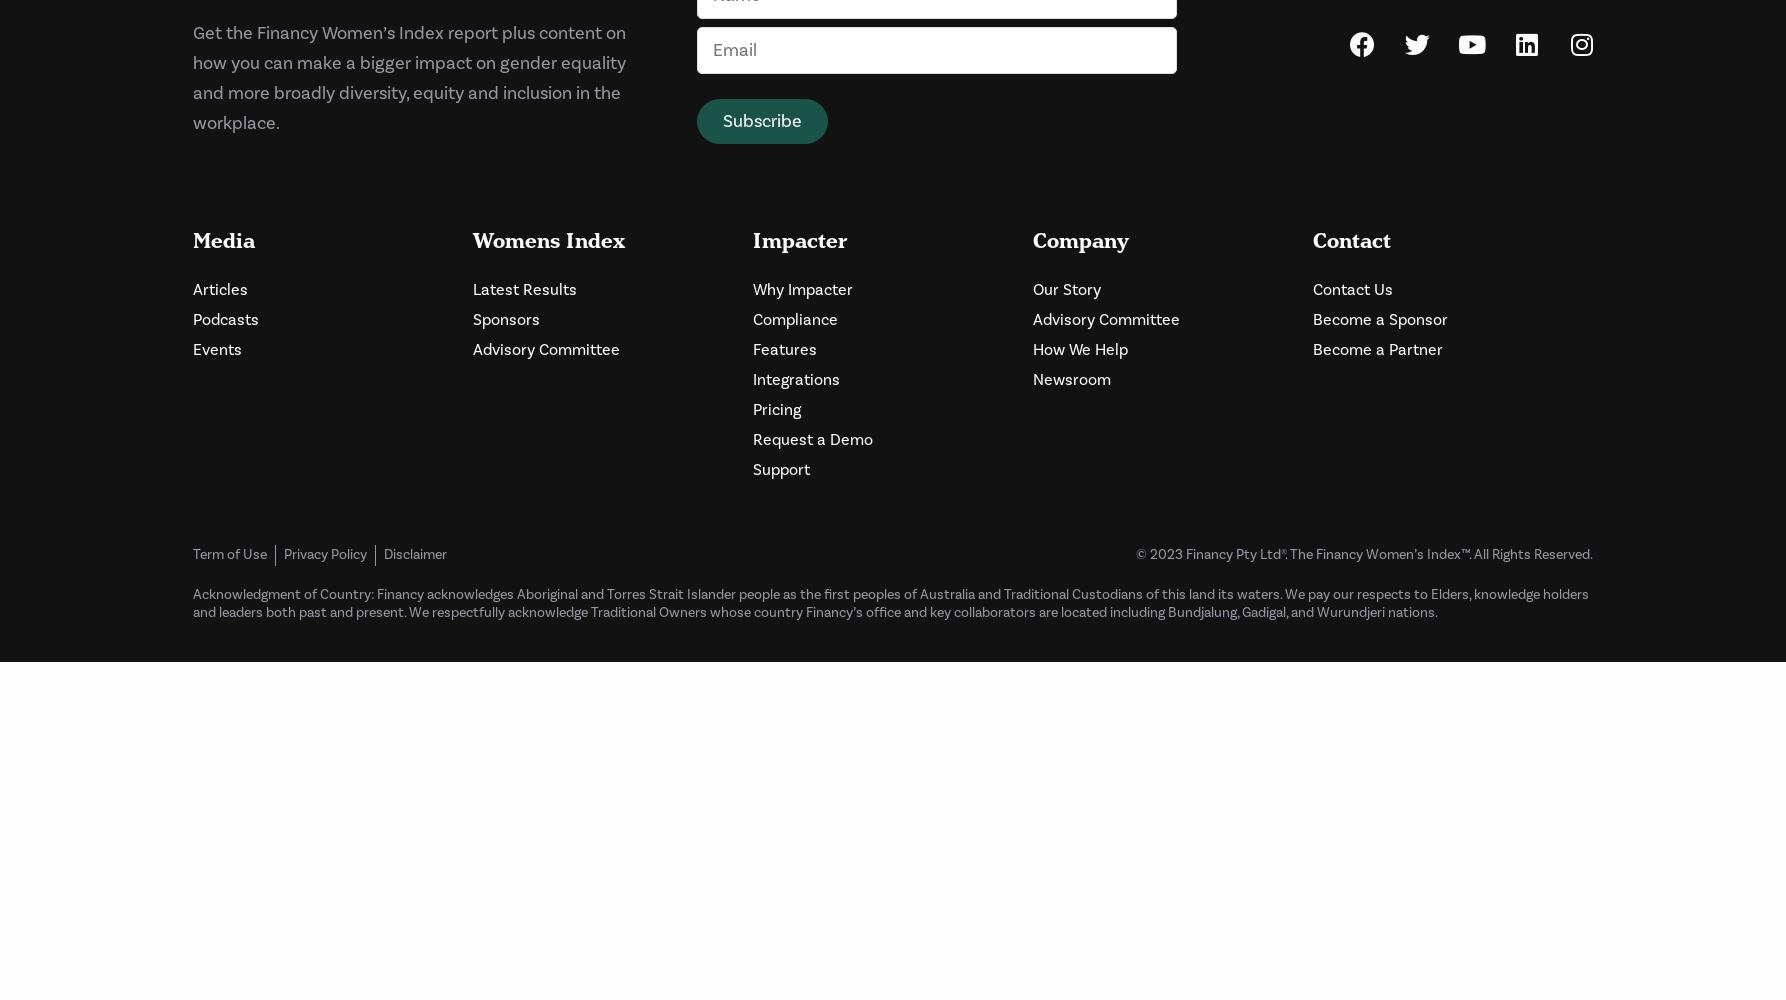  Describe the element at coordinates (1363, 554) in the screenshot. I see `'© 2023  Financy Pty Ltd®. The Financy Women’s Index™. All Rights Reserved.'` at that location.